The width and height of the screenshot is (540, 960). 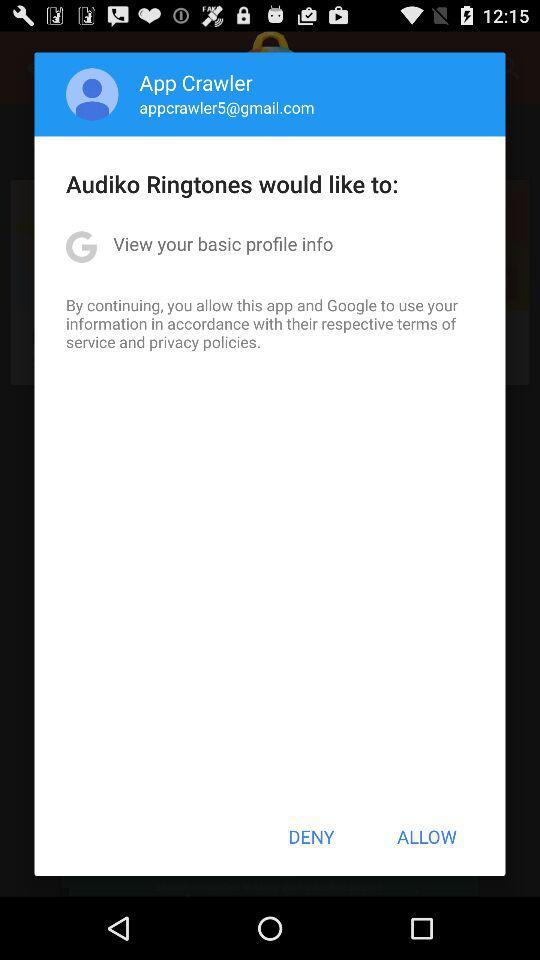 What do you see at coordinates (226, 107) in the screenshot?
I see `the appcrawler5@gmail.com` at bounding box center [226, 107].